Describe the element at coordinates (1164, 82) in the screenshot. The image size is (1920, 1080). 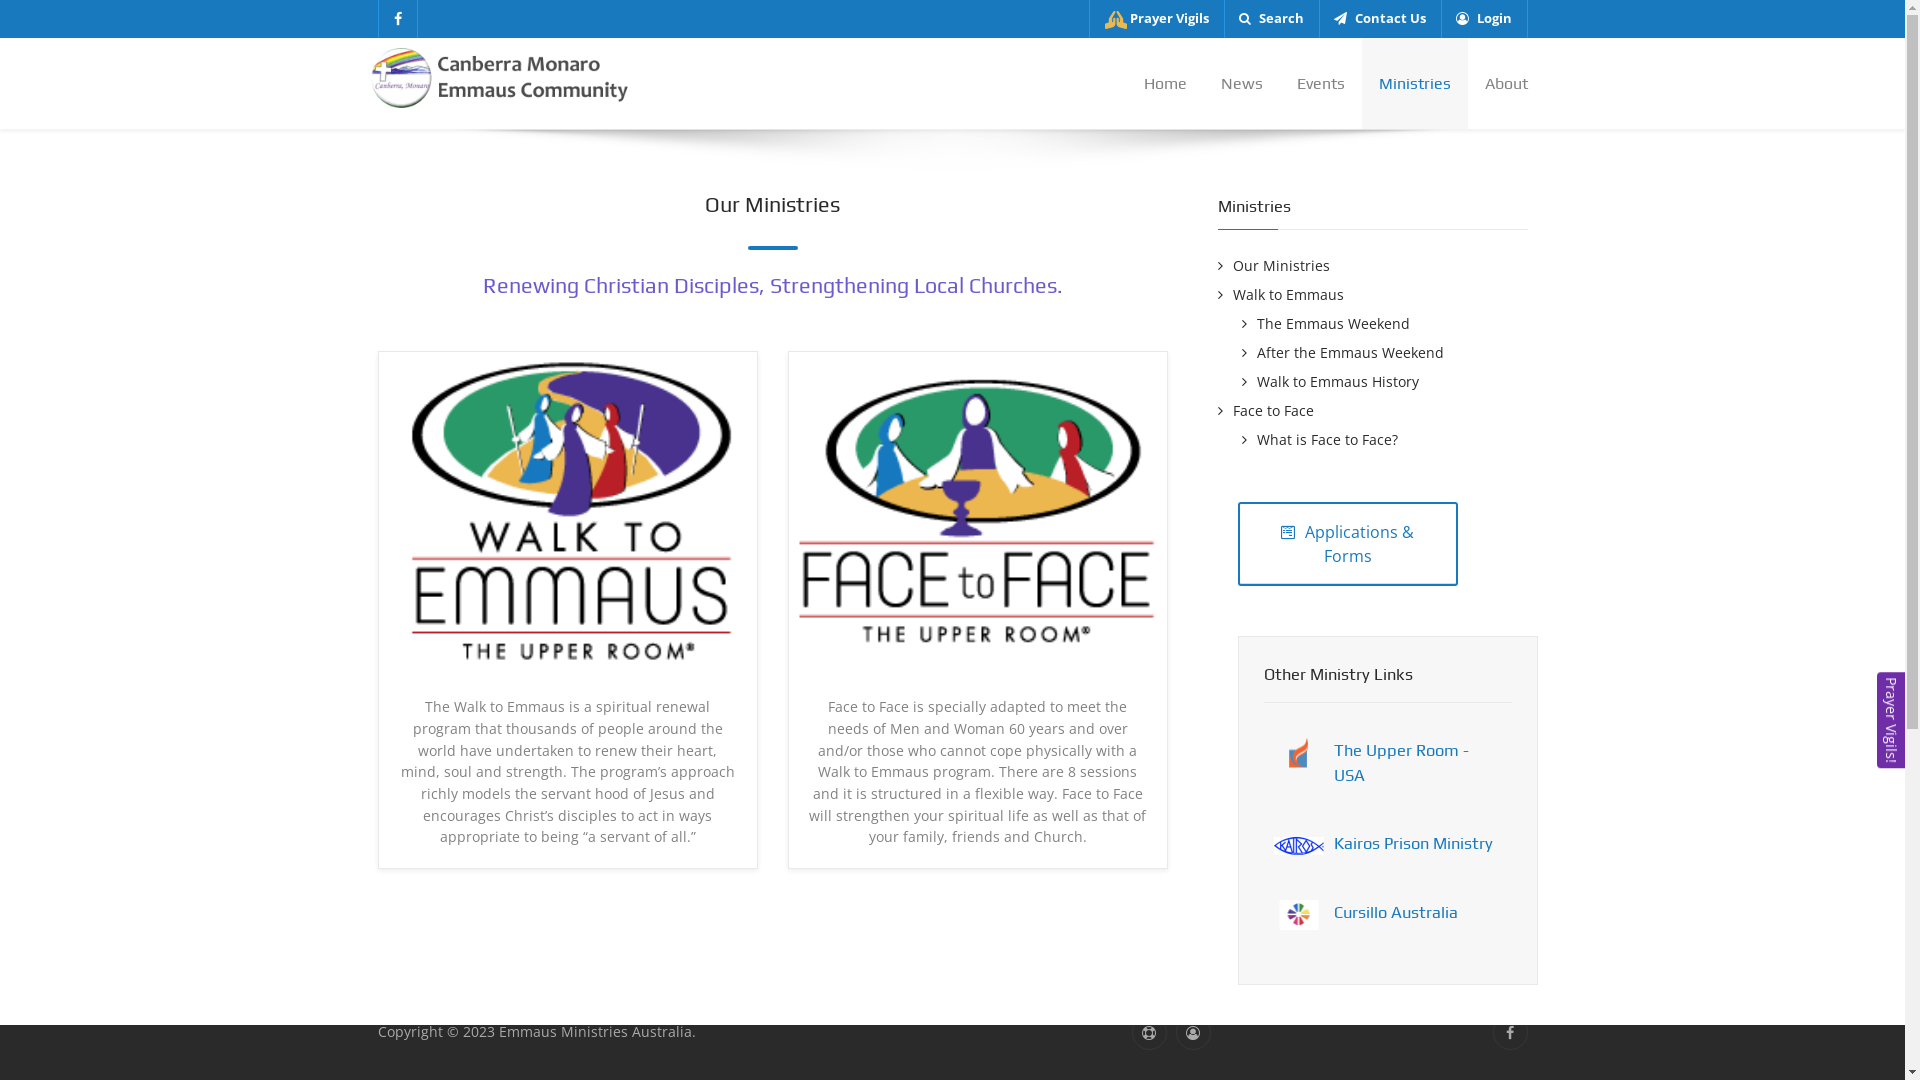
I see `'Home'` at that location.